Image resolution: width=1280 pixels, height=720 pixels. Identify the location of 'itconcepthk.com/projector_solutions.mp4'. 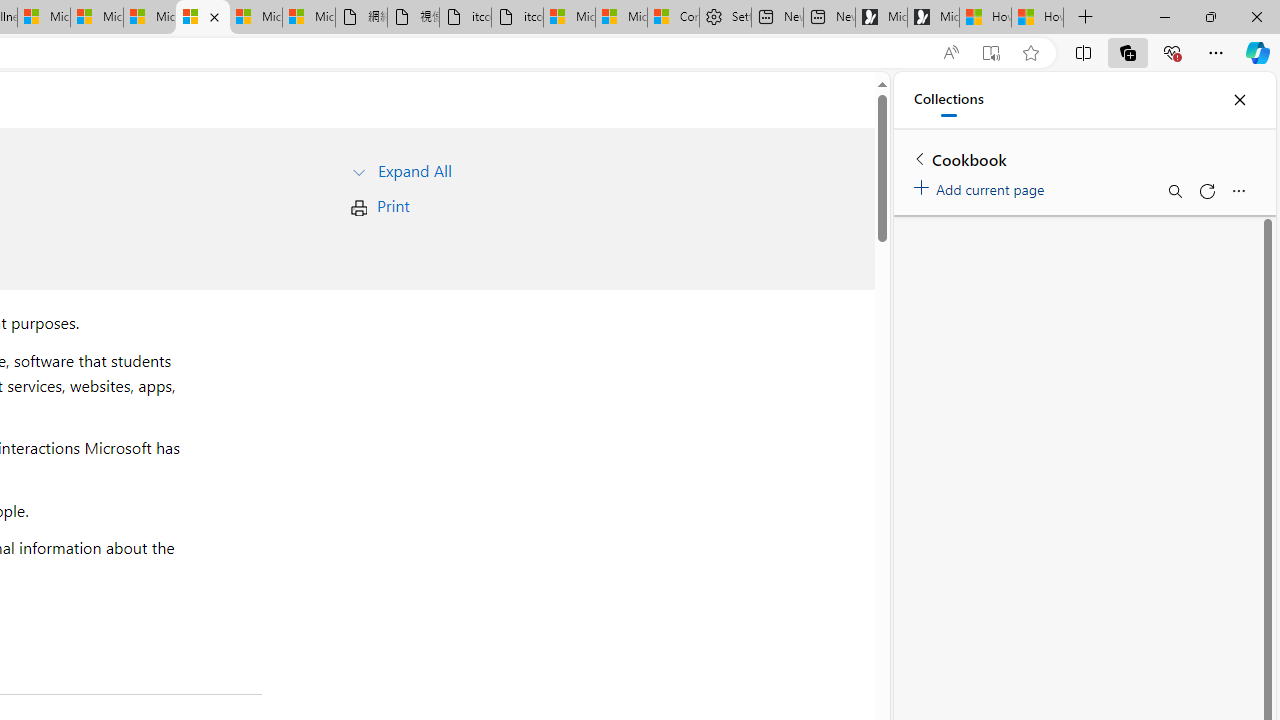
(517, 17).